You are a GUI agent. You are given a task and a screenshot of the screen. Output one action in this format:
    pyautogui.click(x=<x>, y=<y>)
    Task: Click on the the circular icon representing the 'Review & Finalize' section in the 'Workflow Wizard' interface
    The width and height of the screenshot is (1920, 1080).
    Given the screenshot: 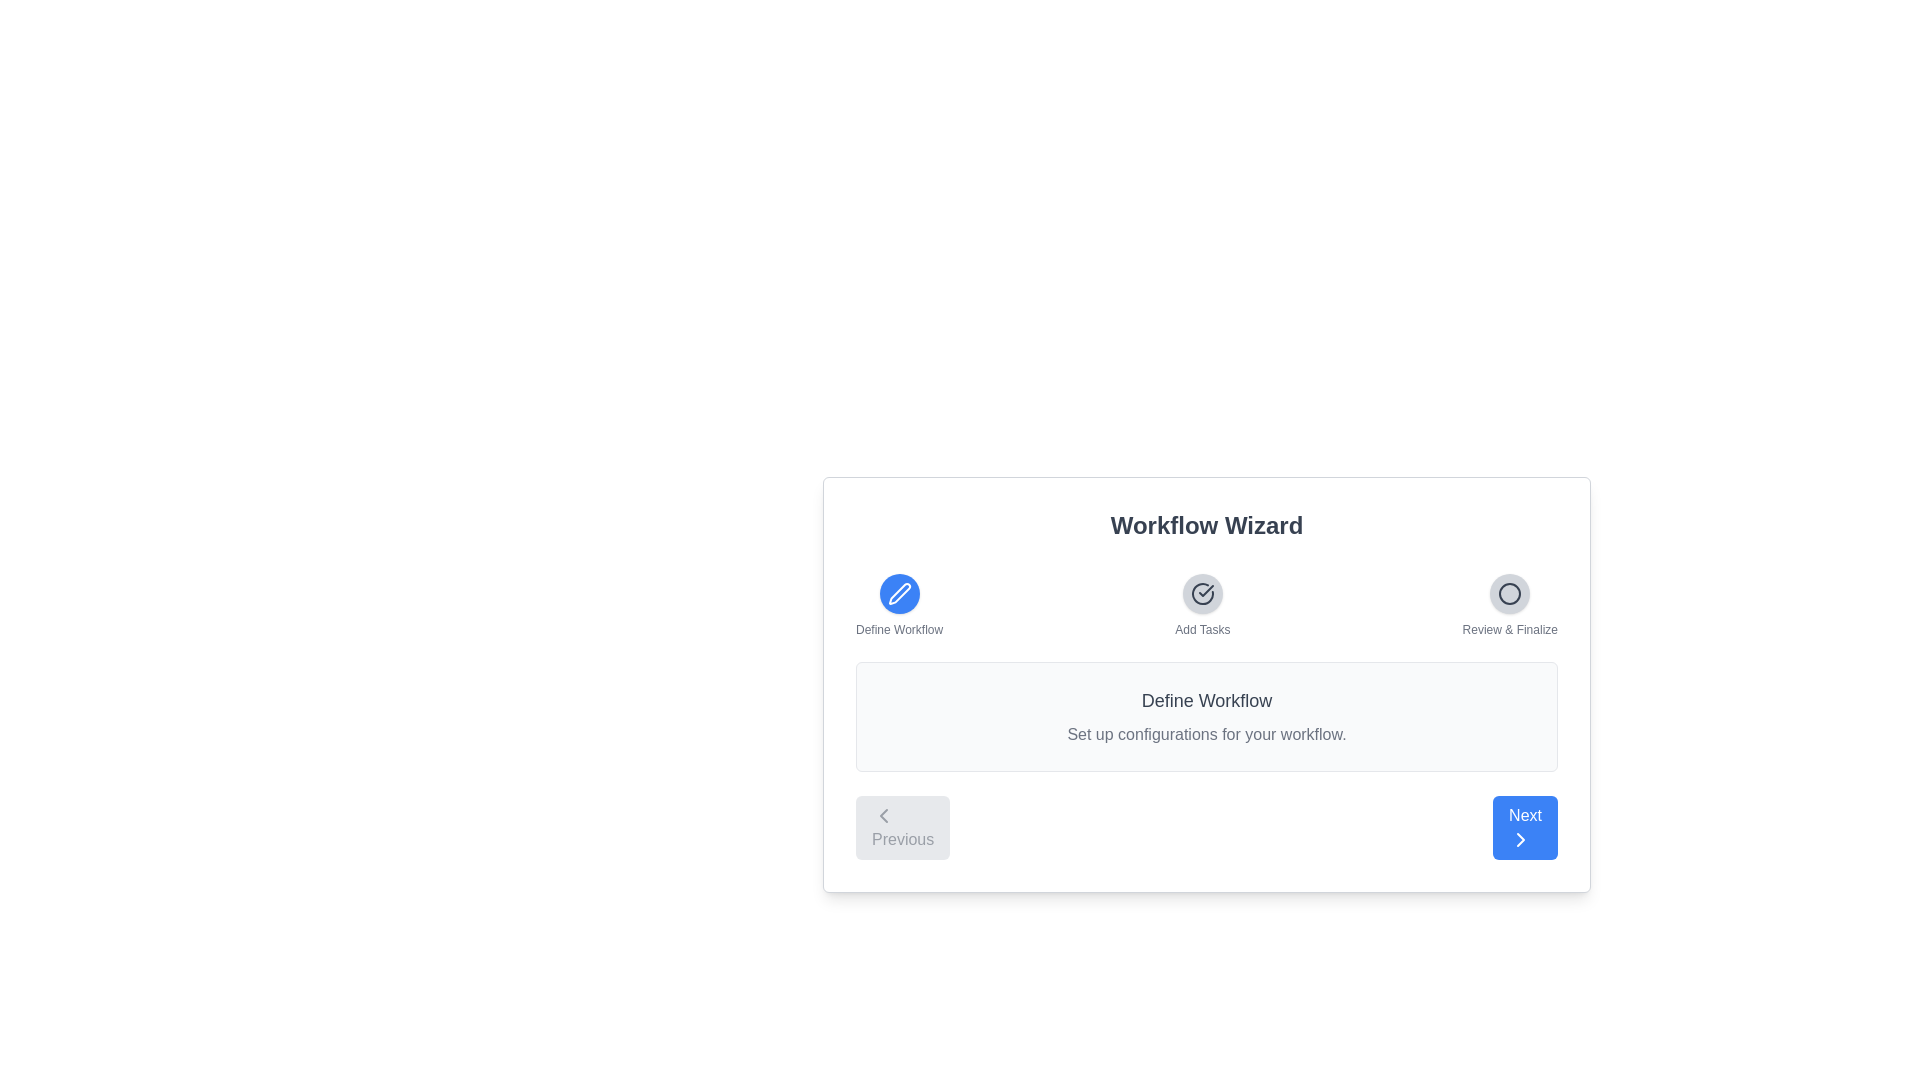 What is the action you would take?
    pyautogui.click(x=1510, y=593)
    